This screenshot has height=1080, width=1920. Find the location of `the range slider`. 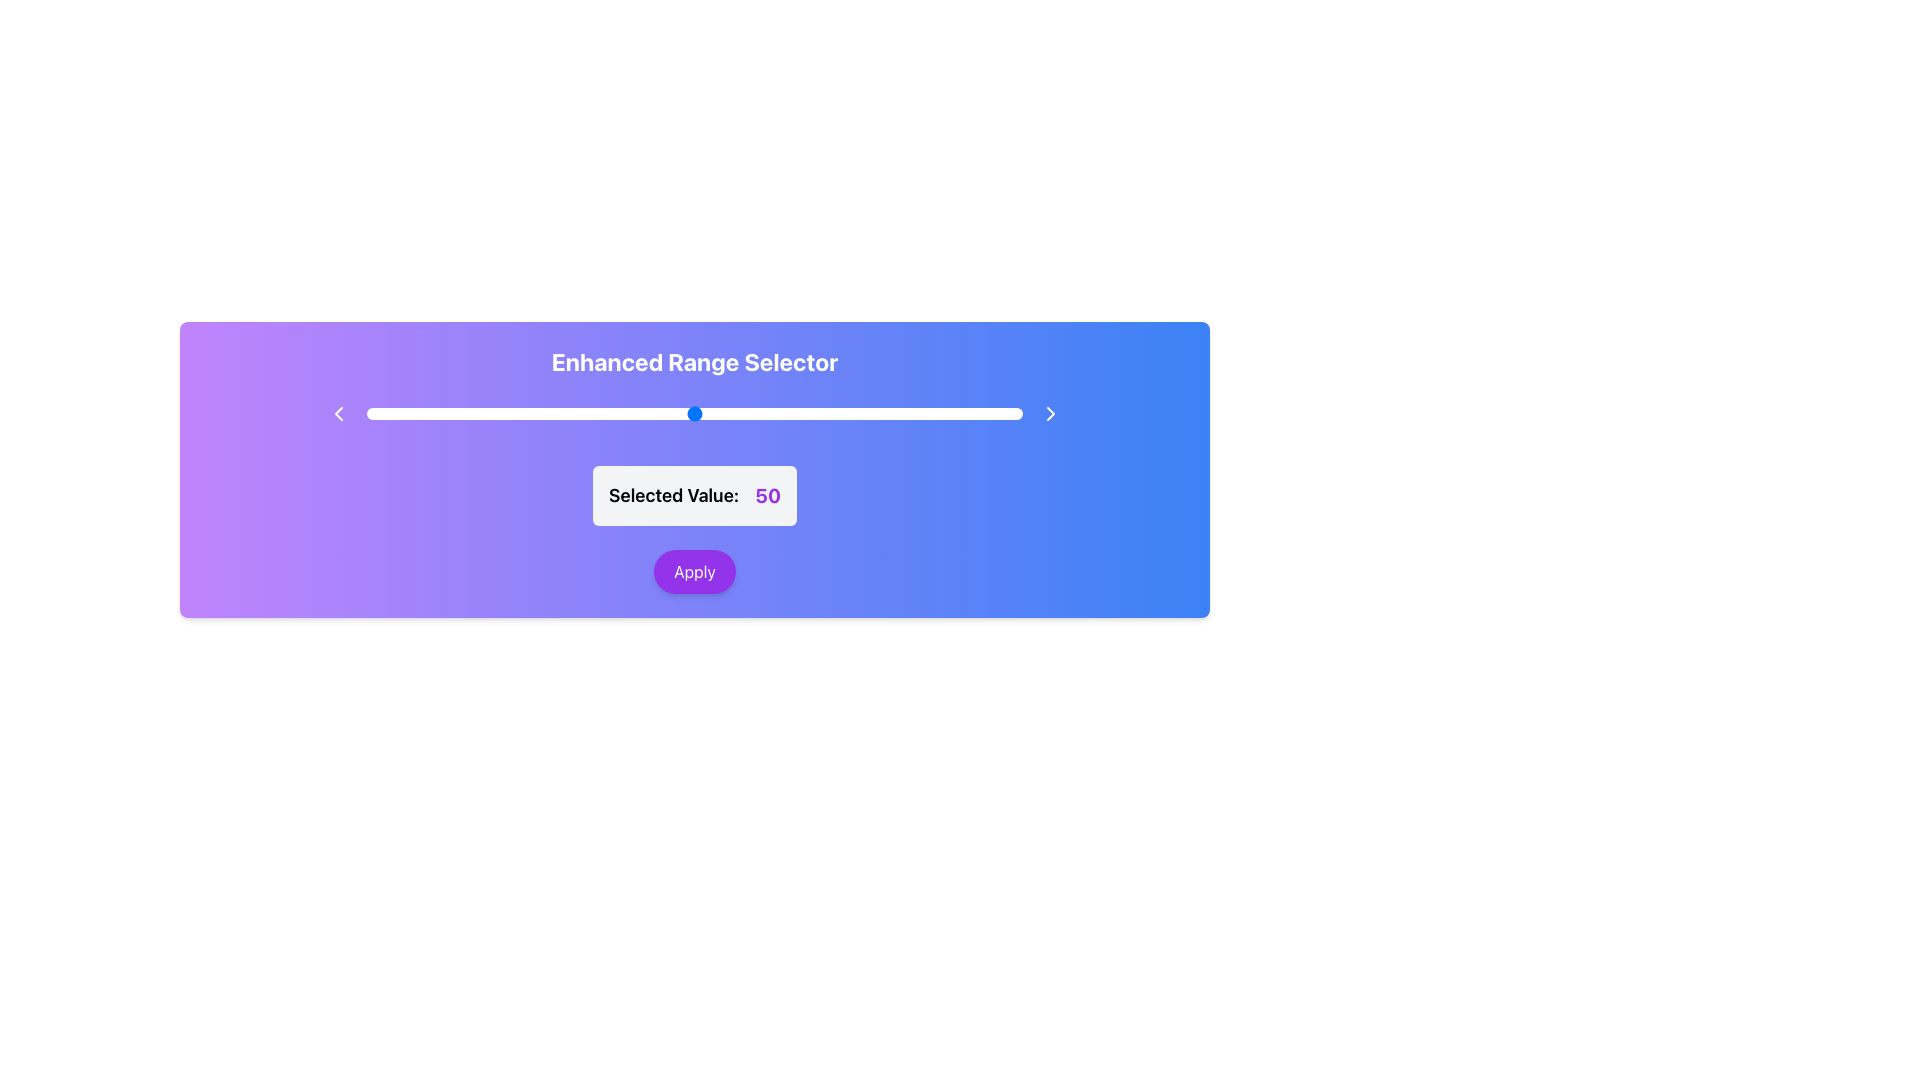

the range slider is located at coordinates (832, 412).